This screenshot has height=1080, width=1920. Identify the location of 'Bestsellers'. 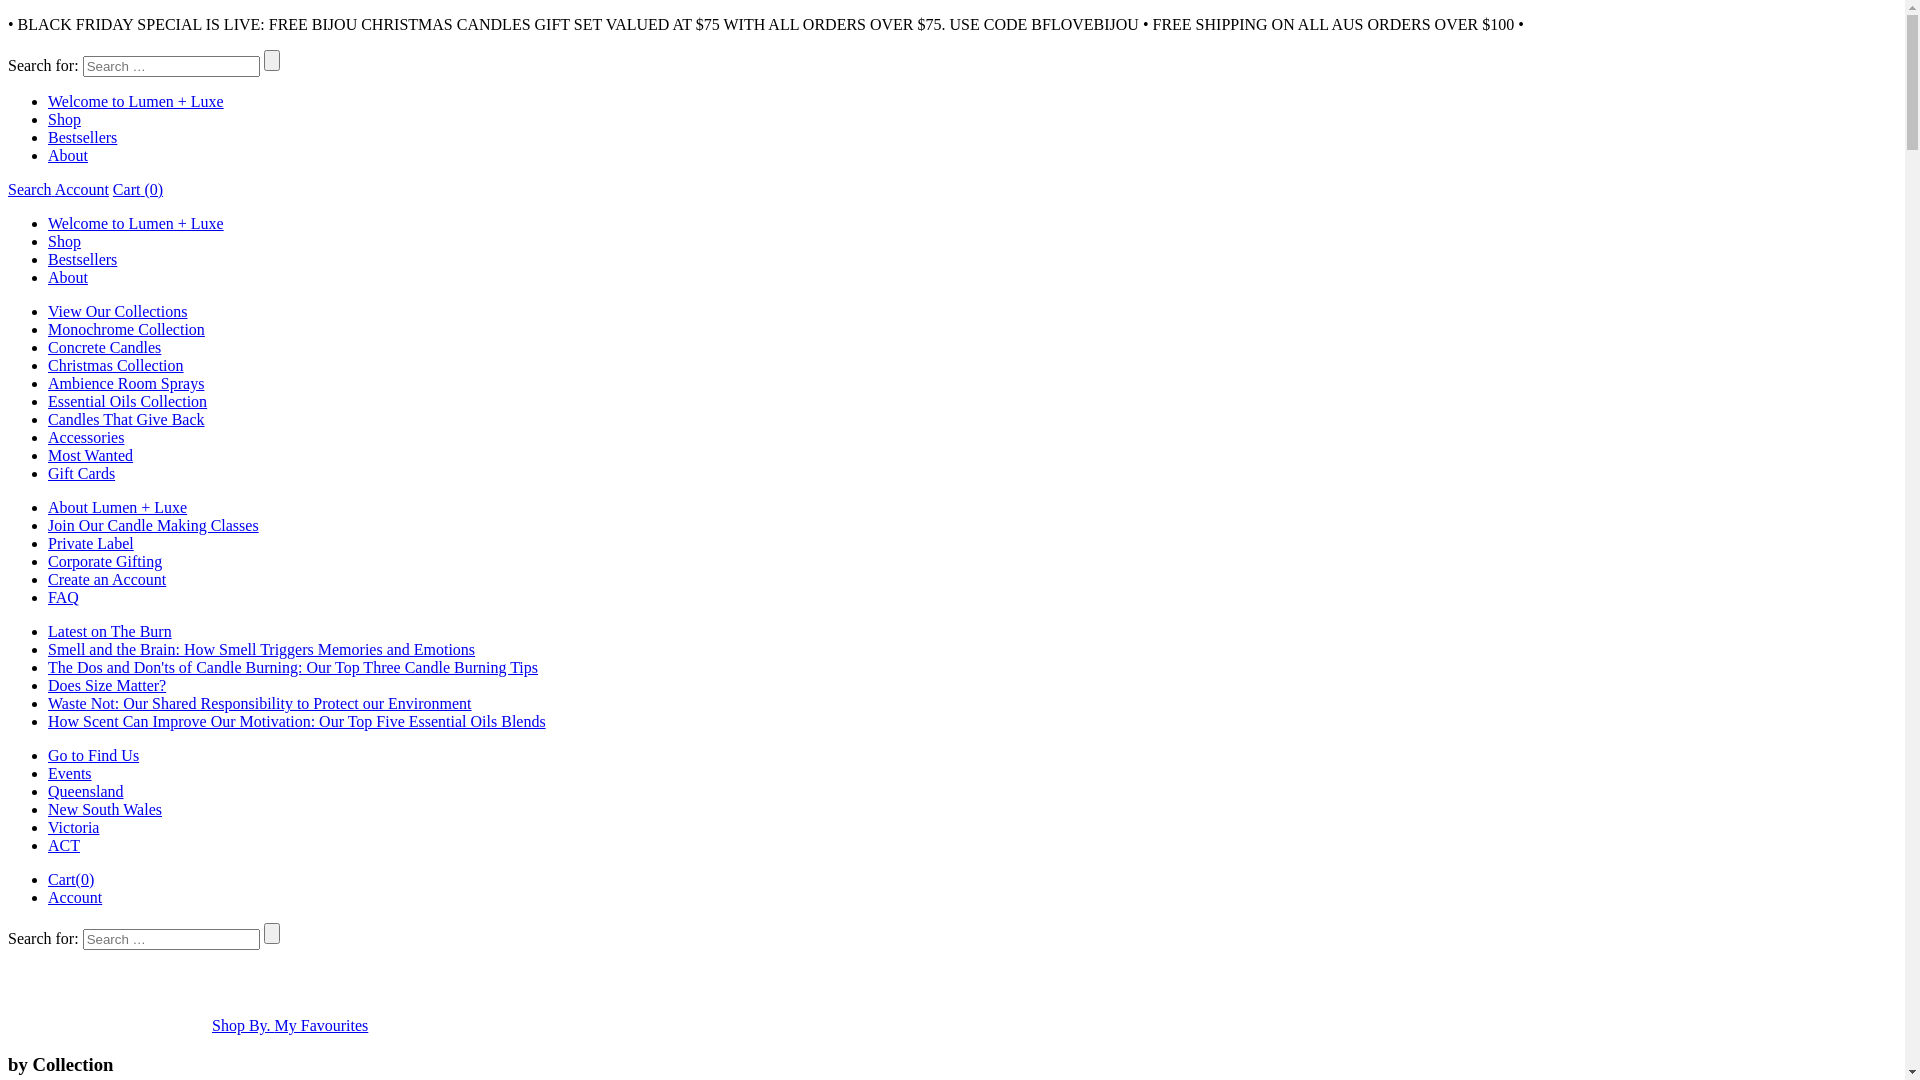
(81, 258).